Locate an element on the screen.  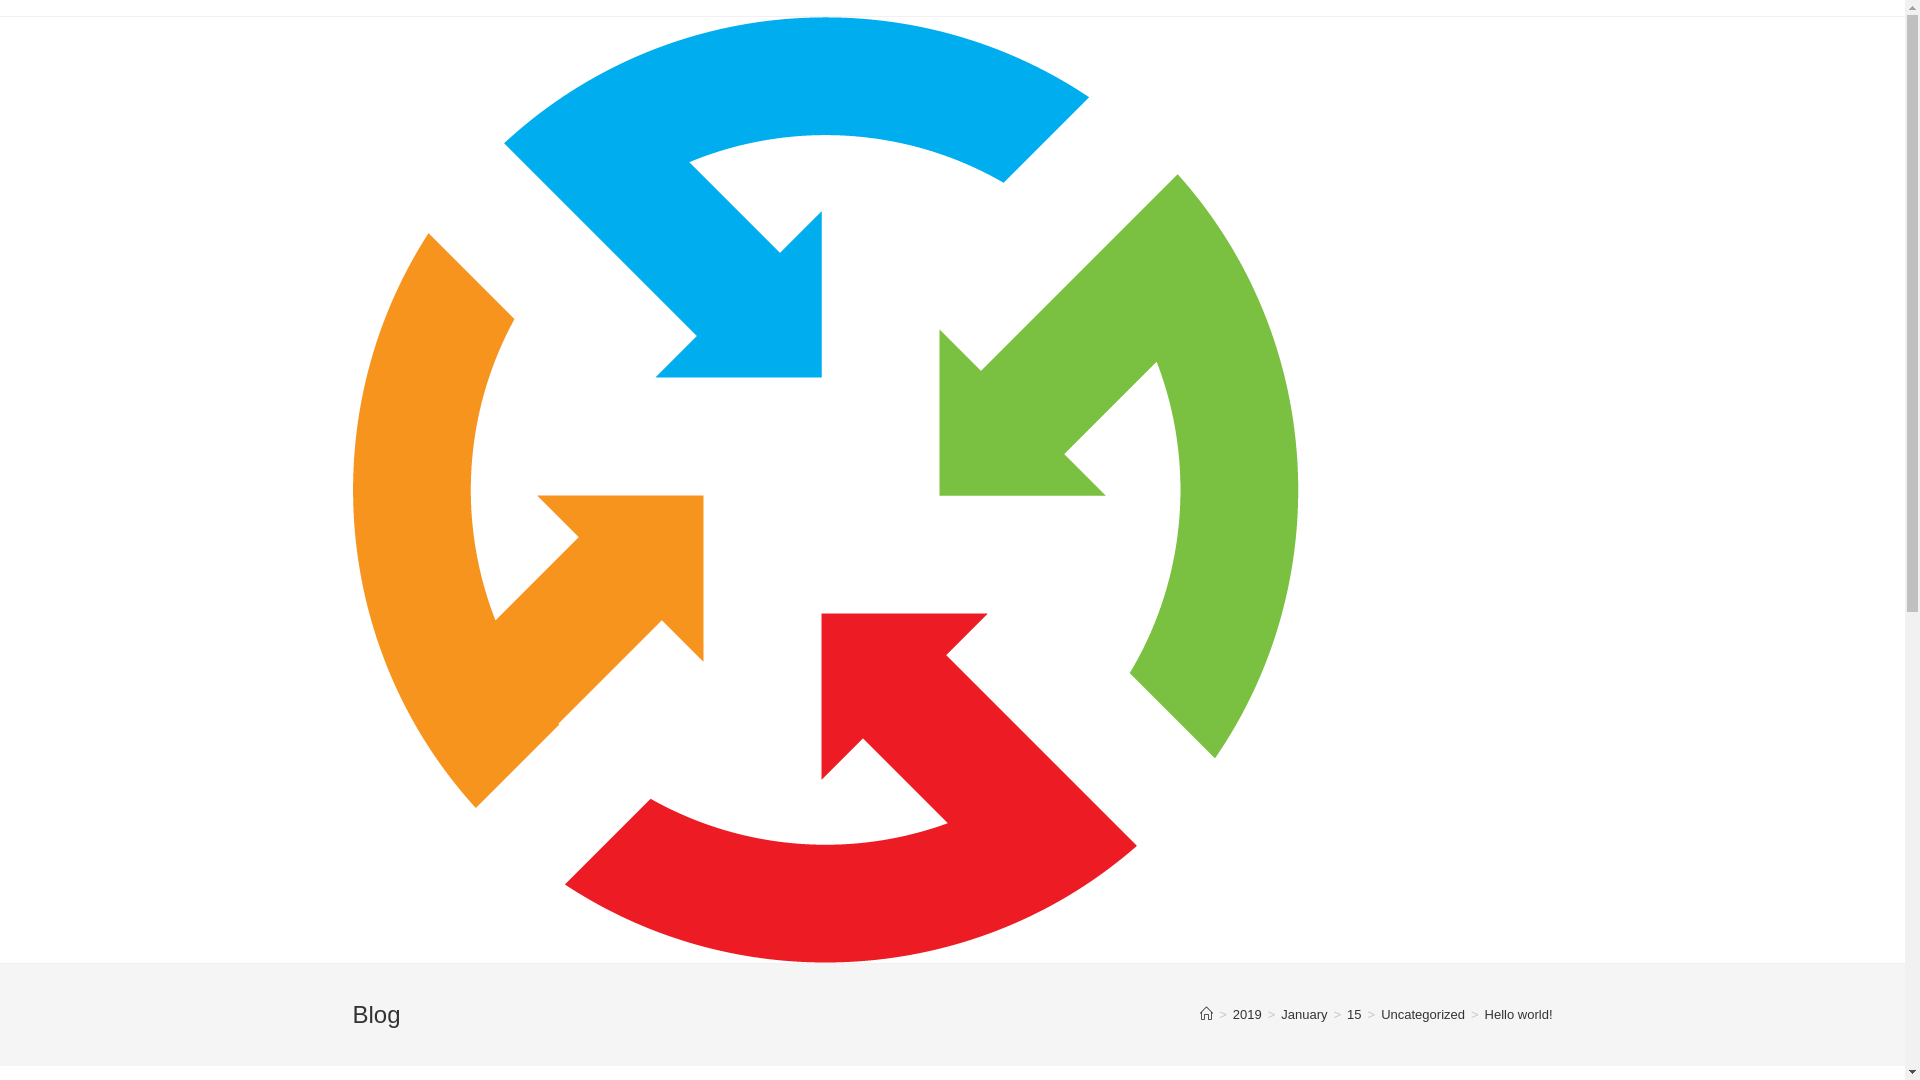
'January' is located at coordinates (1304, 1014).